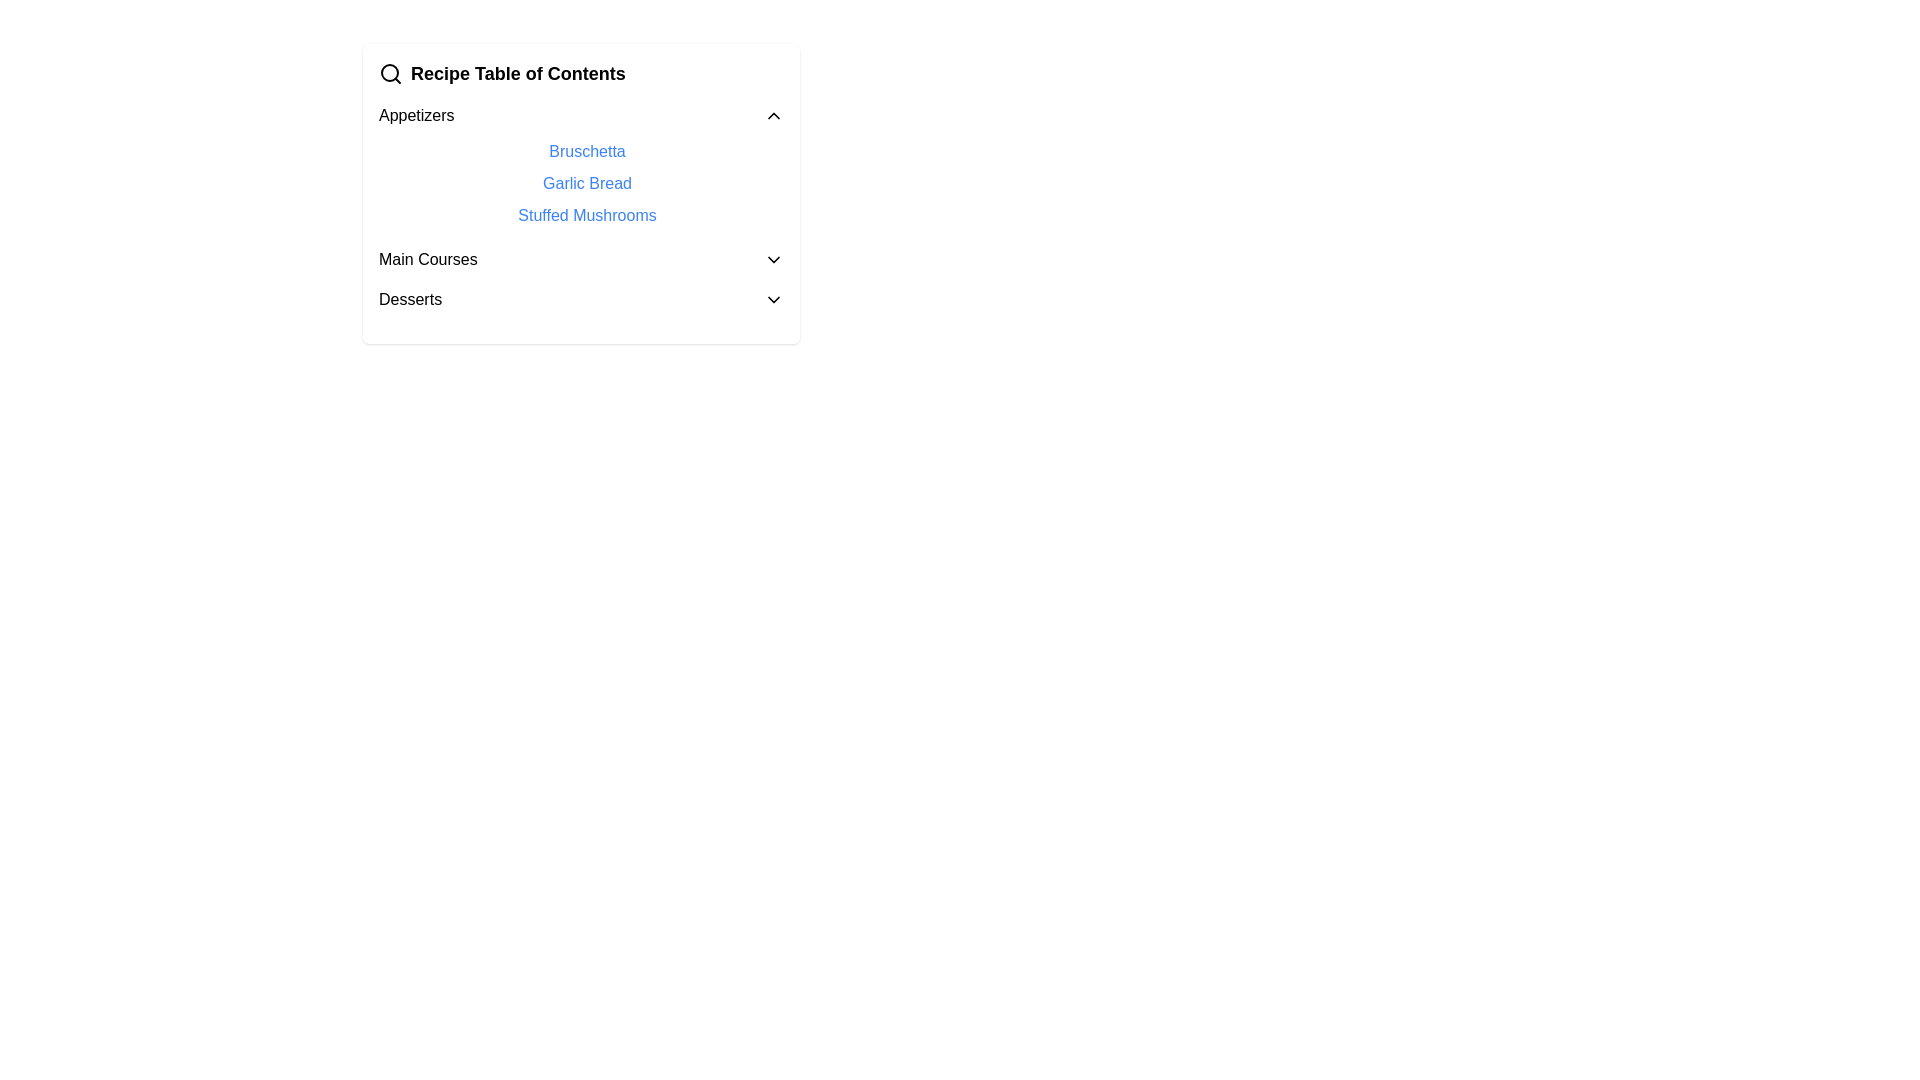  Describe the element at coordinates (580, 208) in the screenshot. I see `the third hyperlink in the 'Appetizers' dropdown section` at that location.